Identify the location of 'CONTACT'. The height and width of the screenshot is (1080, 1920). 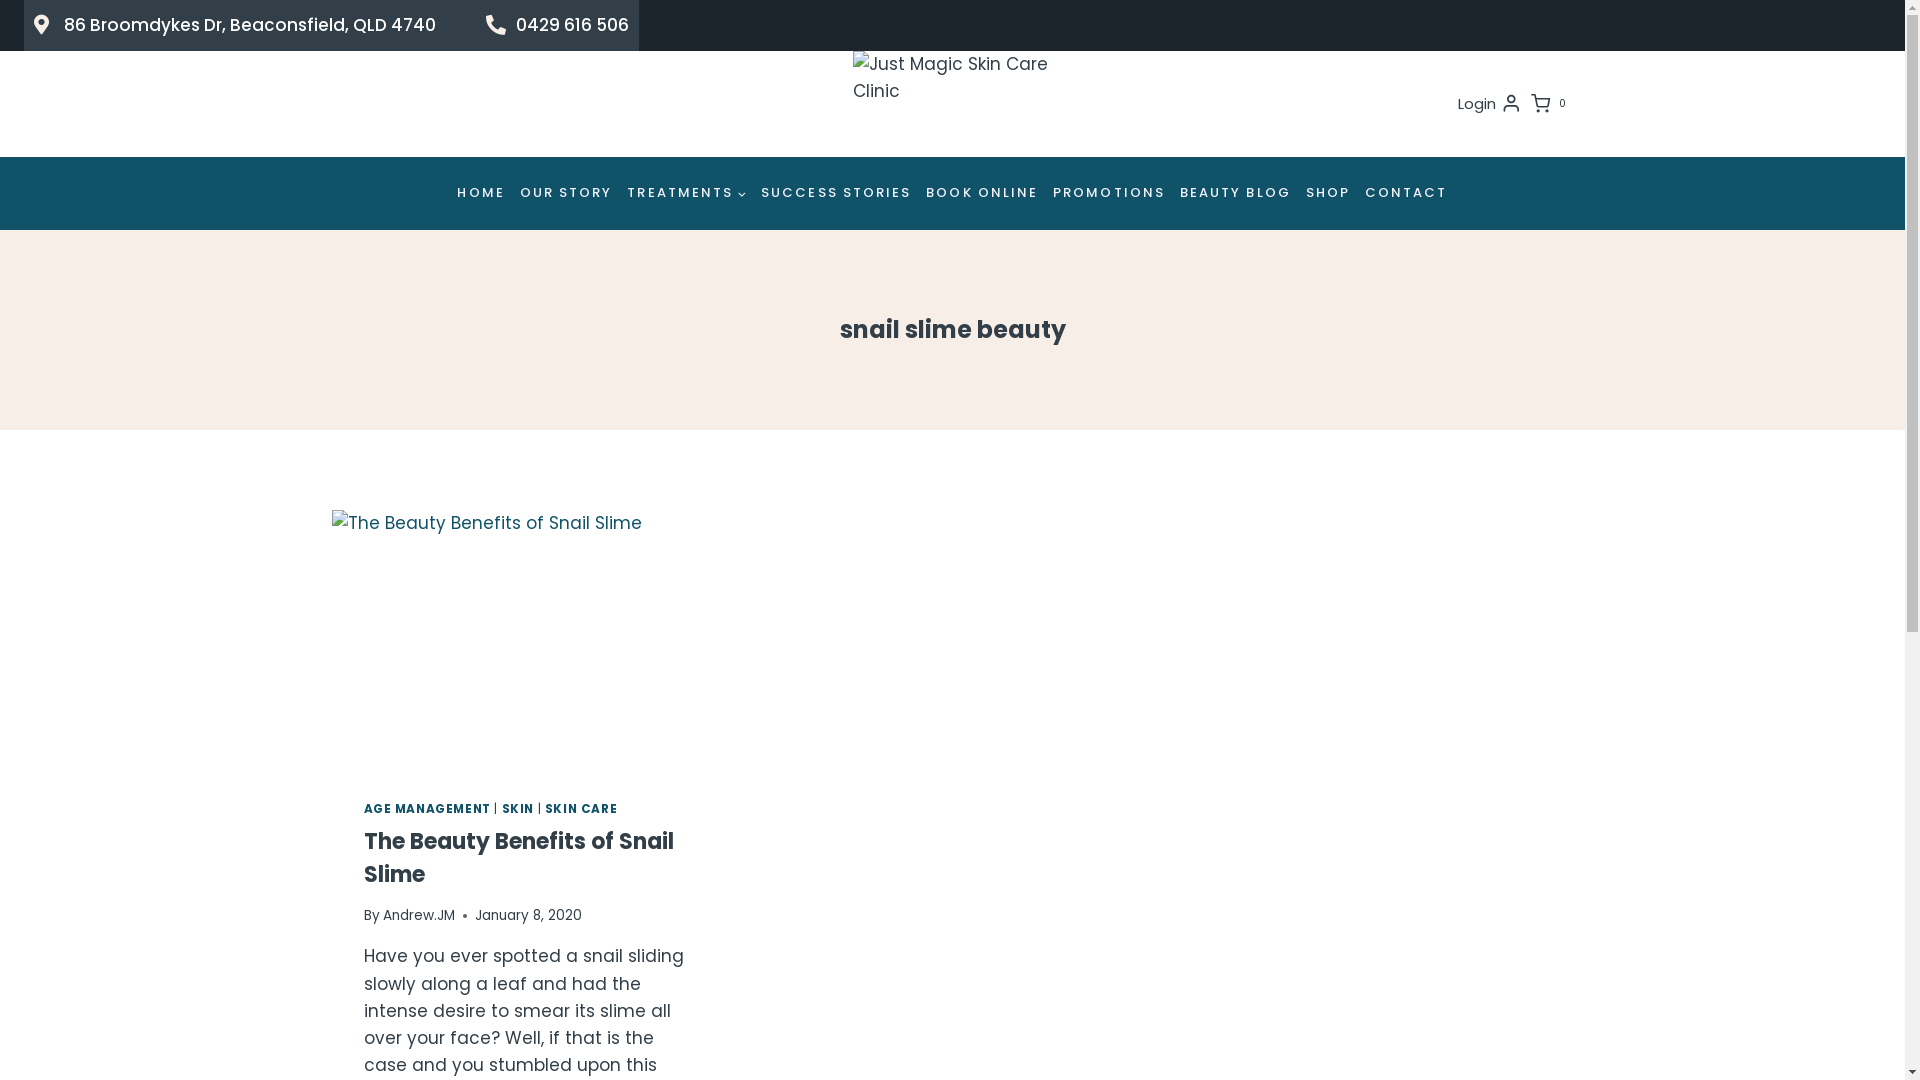
(1405, 193).